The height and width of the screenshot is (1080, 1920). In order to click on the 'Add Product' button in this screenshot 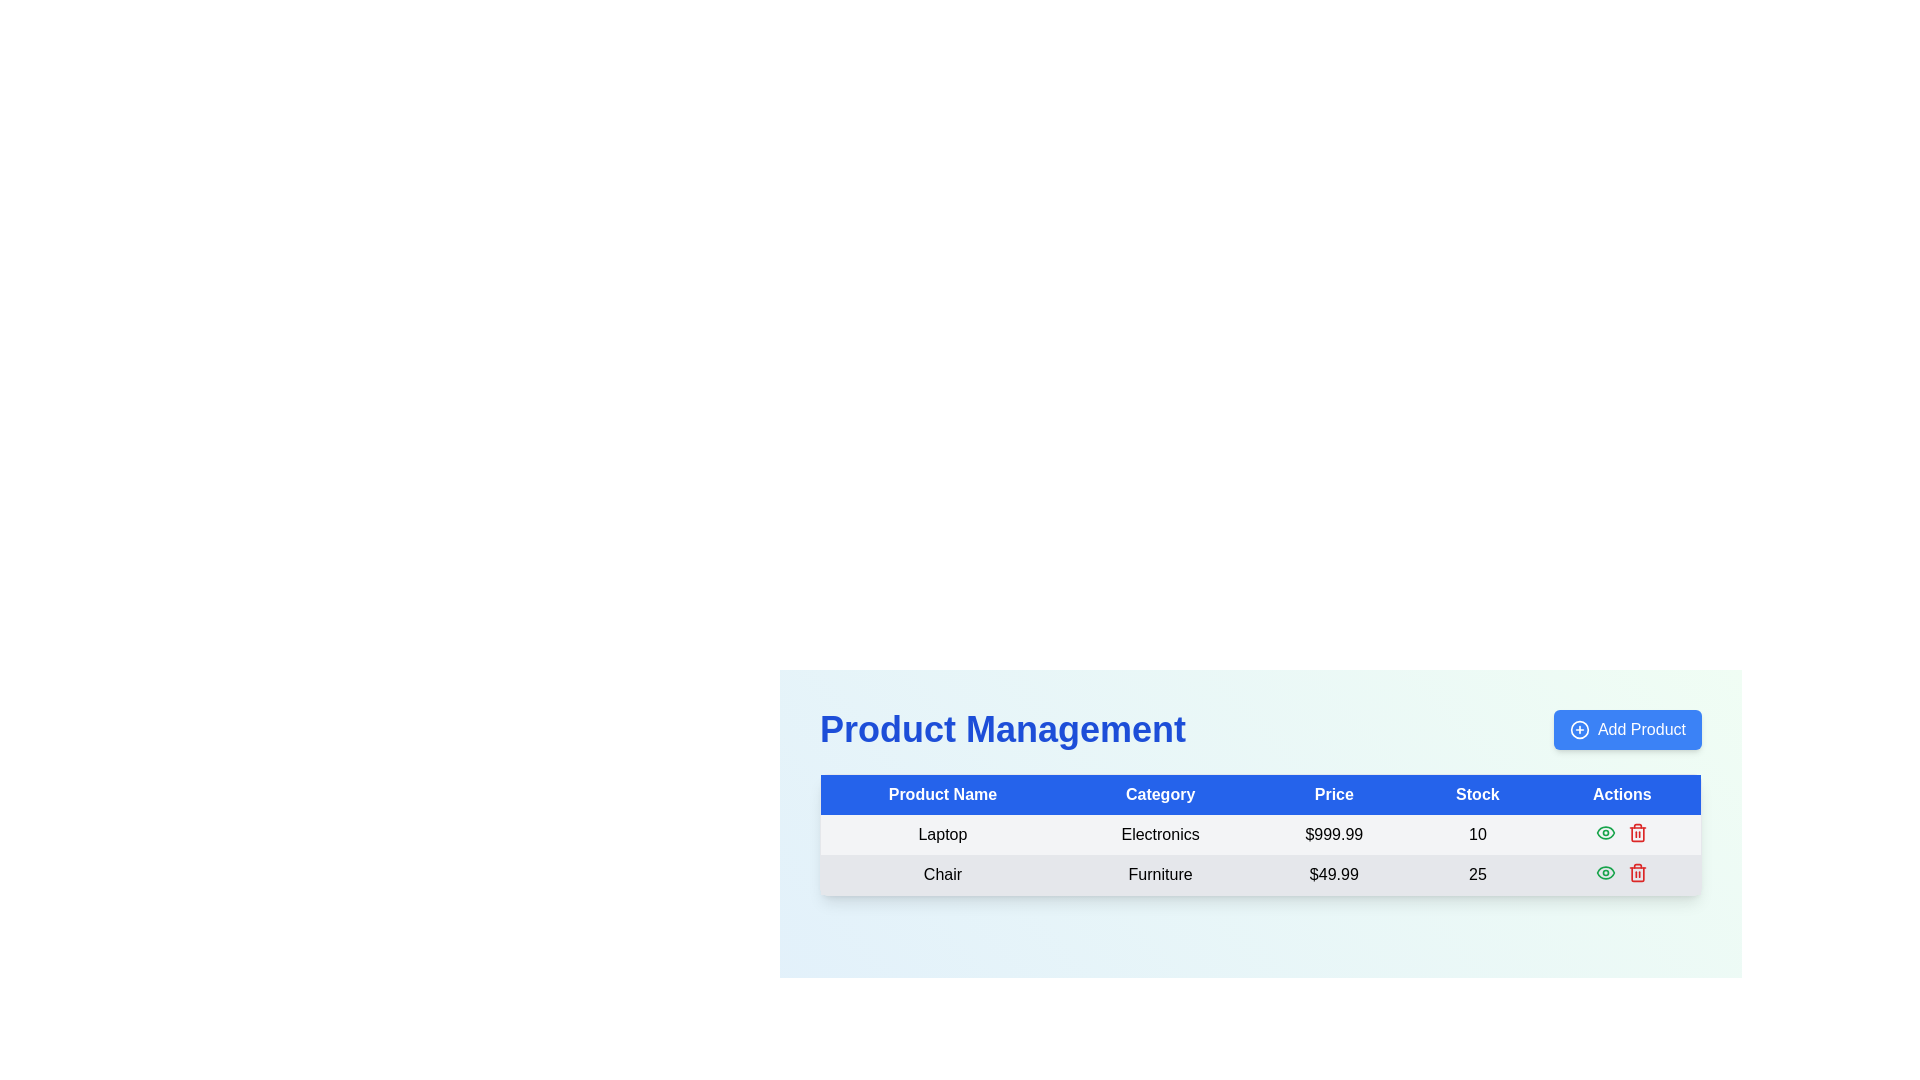, I will do `click(1627, 729)`.